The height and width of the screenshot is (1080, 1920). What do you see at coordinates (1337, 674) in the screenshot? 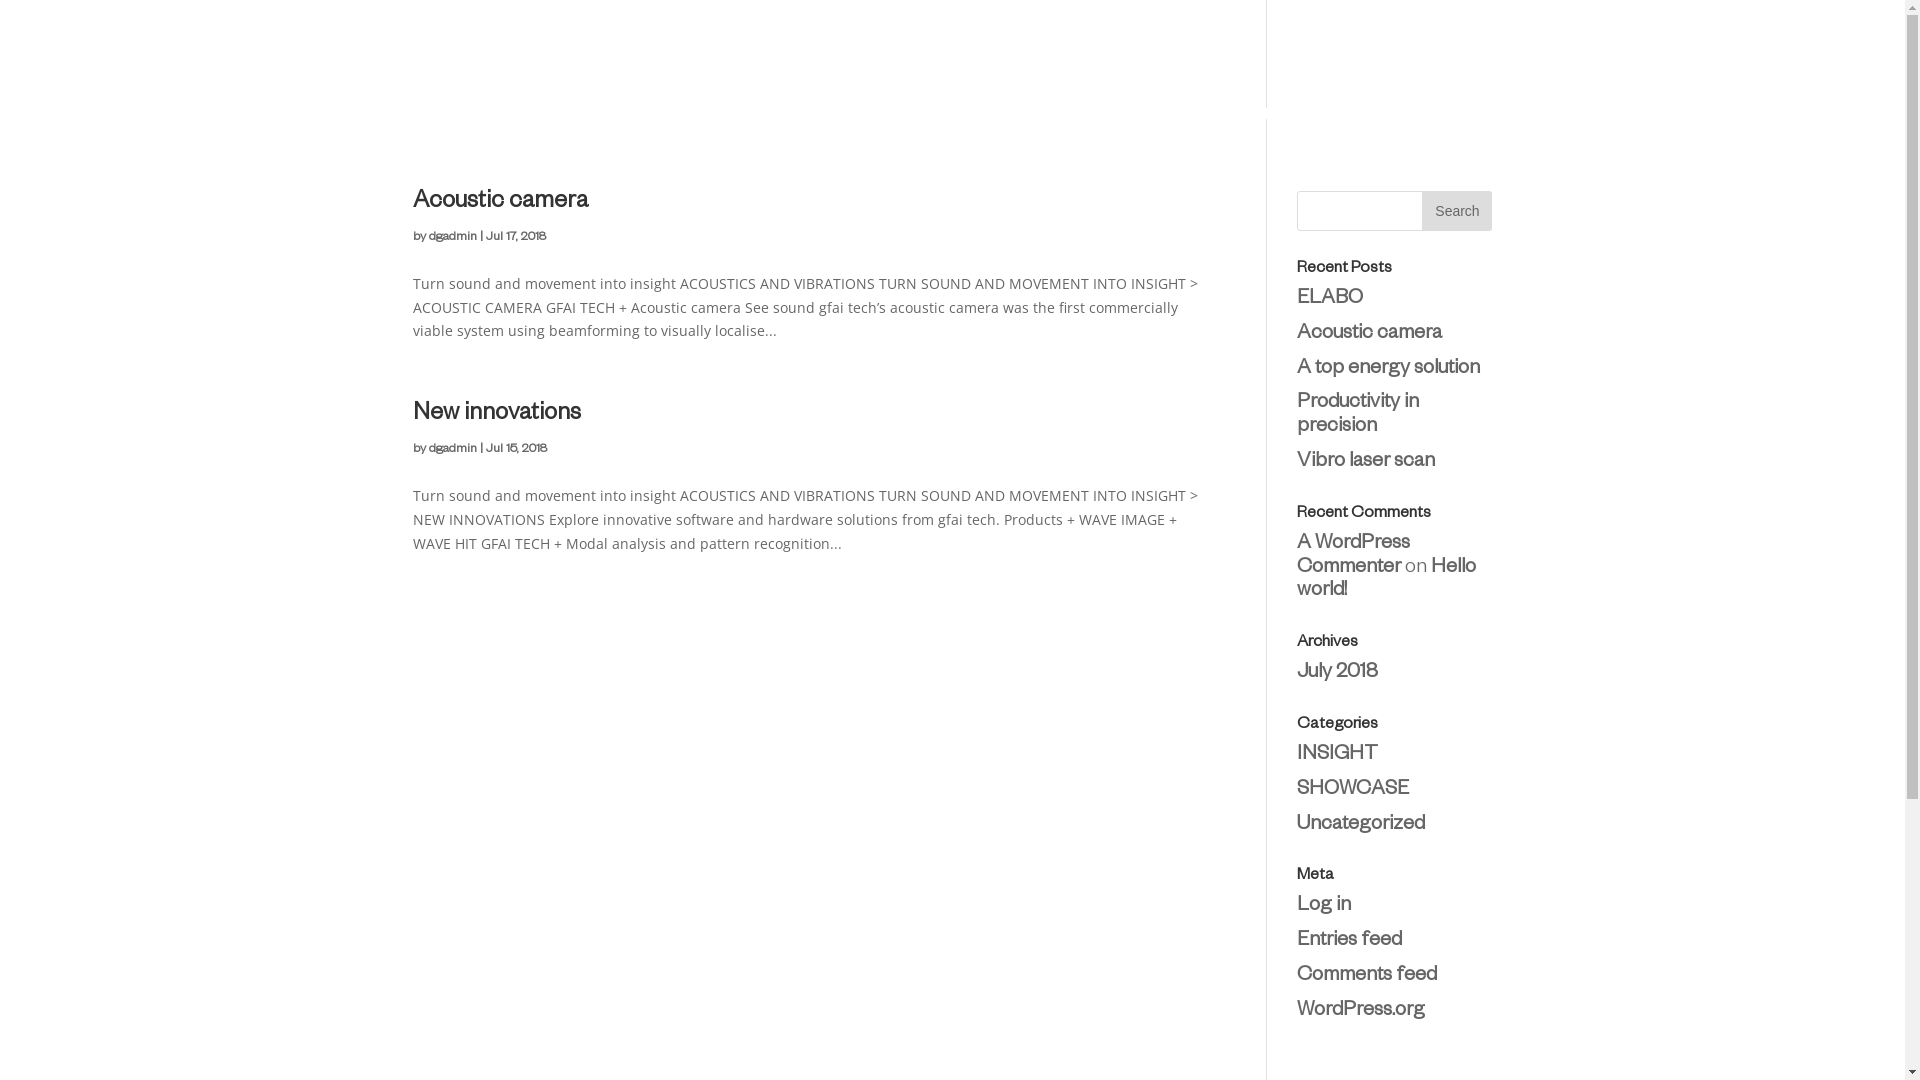
I see `'July 2018'` at bounding box center [1337, 674].